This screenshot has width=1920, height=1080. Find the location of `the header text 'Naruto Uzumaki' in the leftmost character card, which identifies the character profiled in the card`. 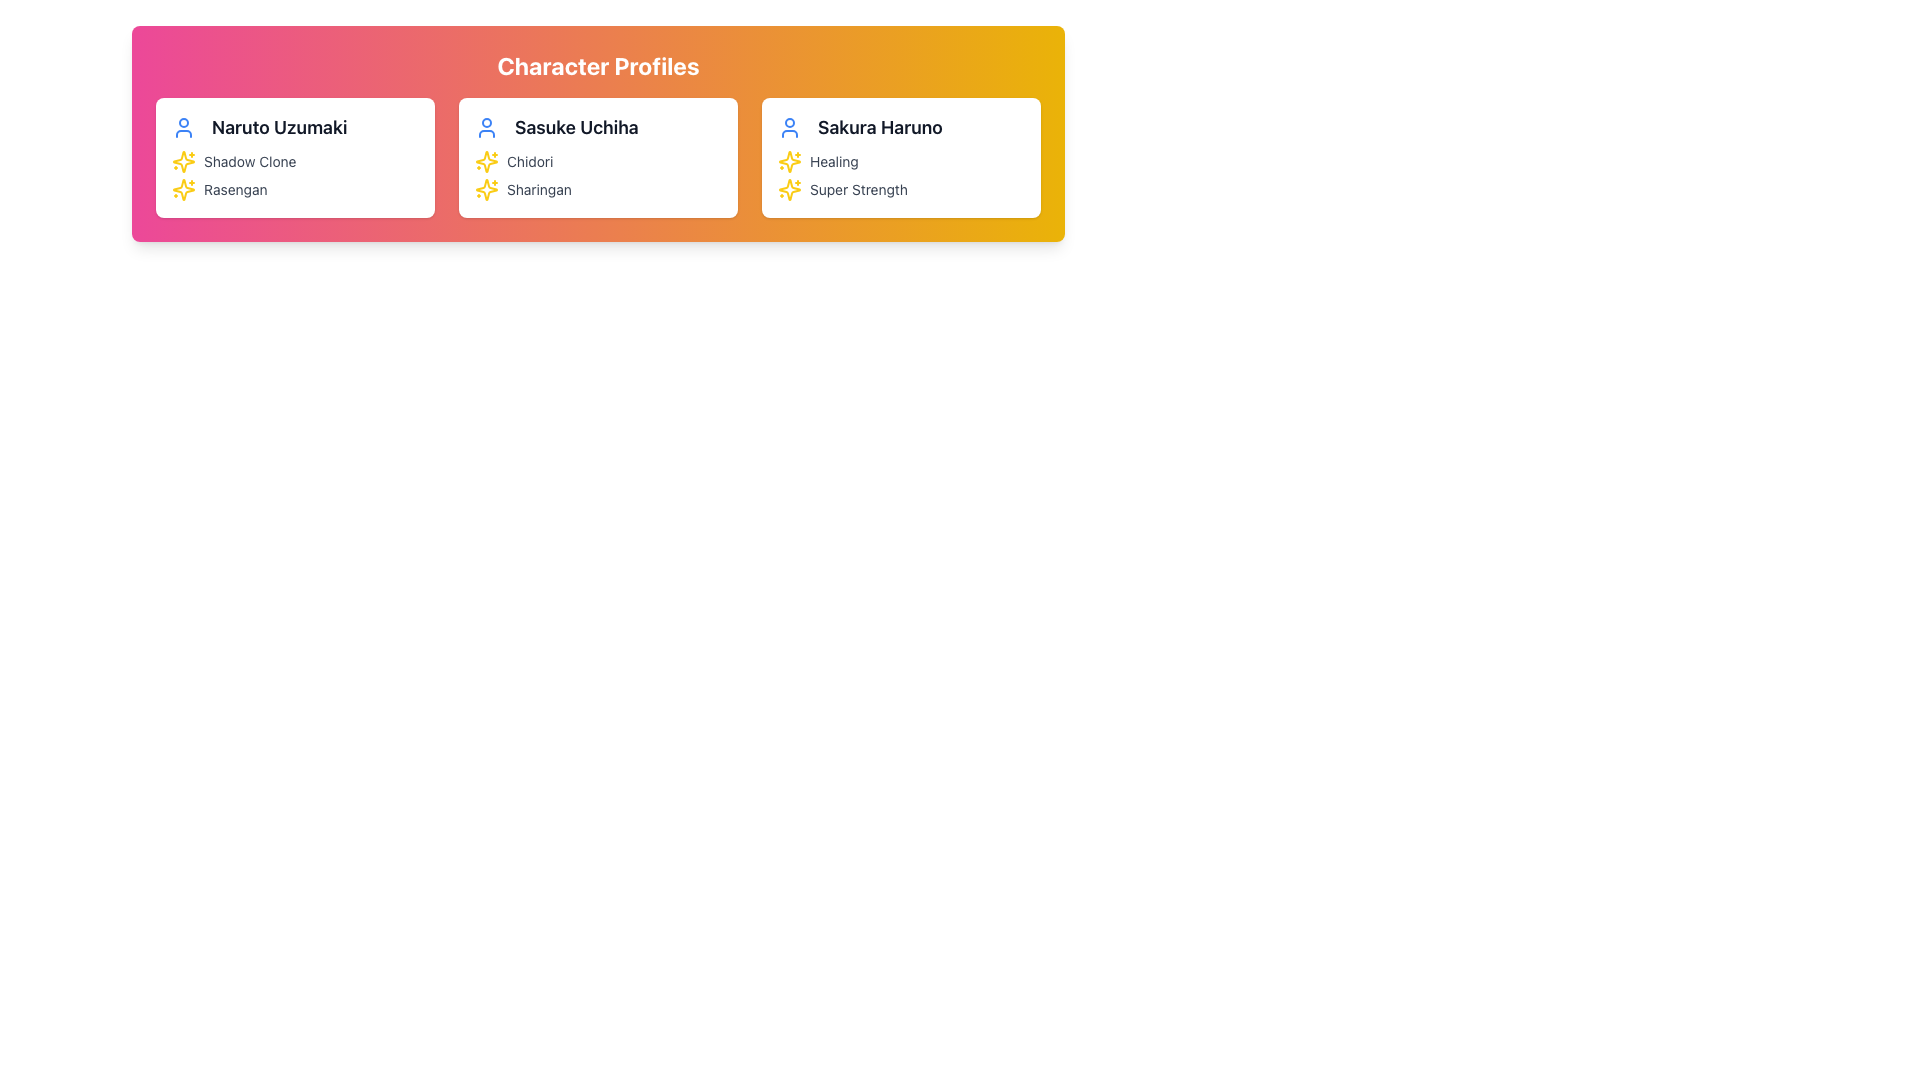

the header text 'Naruto Uzumaki' in the leftmost character card, which identifies the character profiled in the card is located at coordinates (278, 127).